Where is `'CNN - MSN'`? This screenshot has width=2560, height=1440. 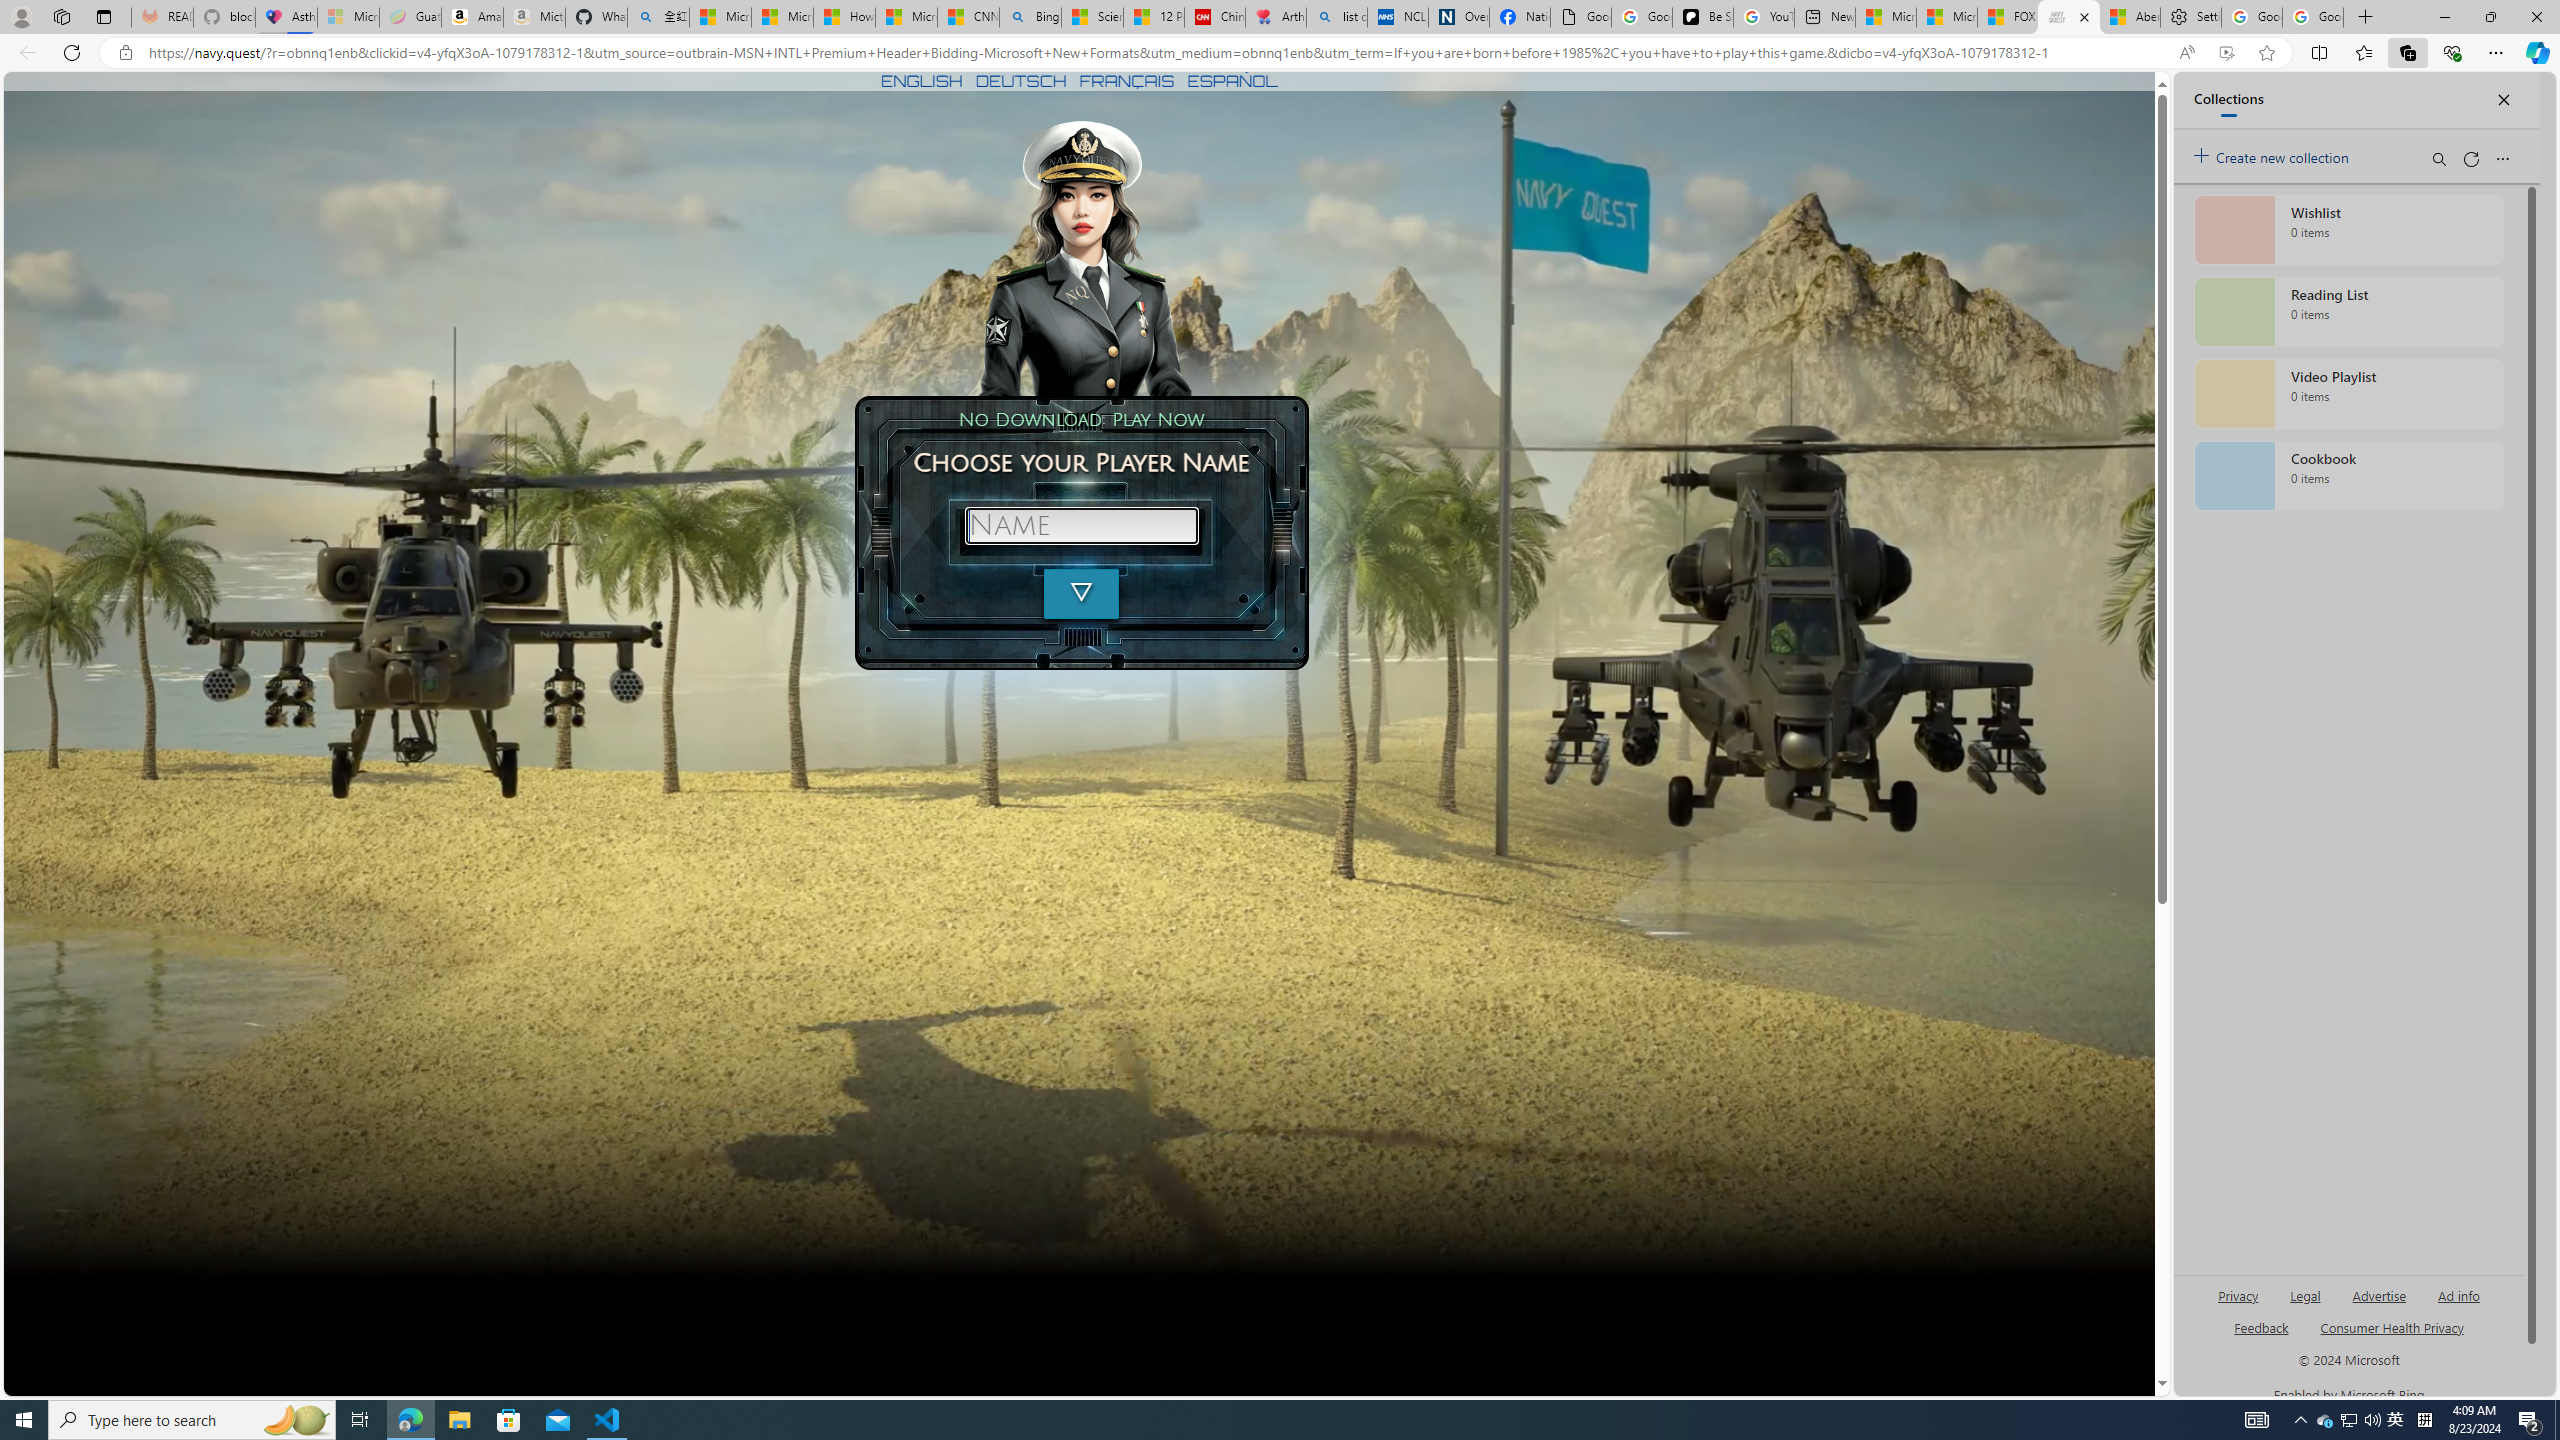 'CNN - MSN' is located at coordinates (967, 16).